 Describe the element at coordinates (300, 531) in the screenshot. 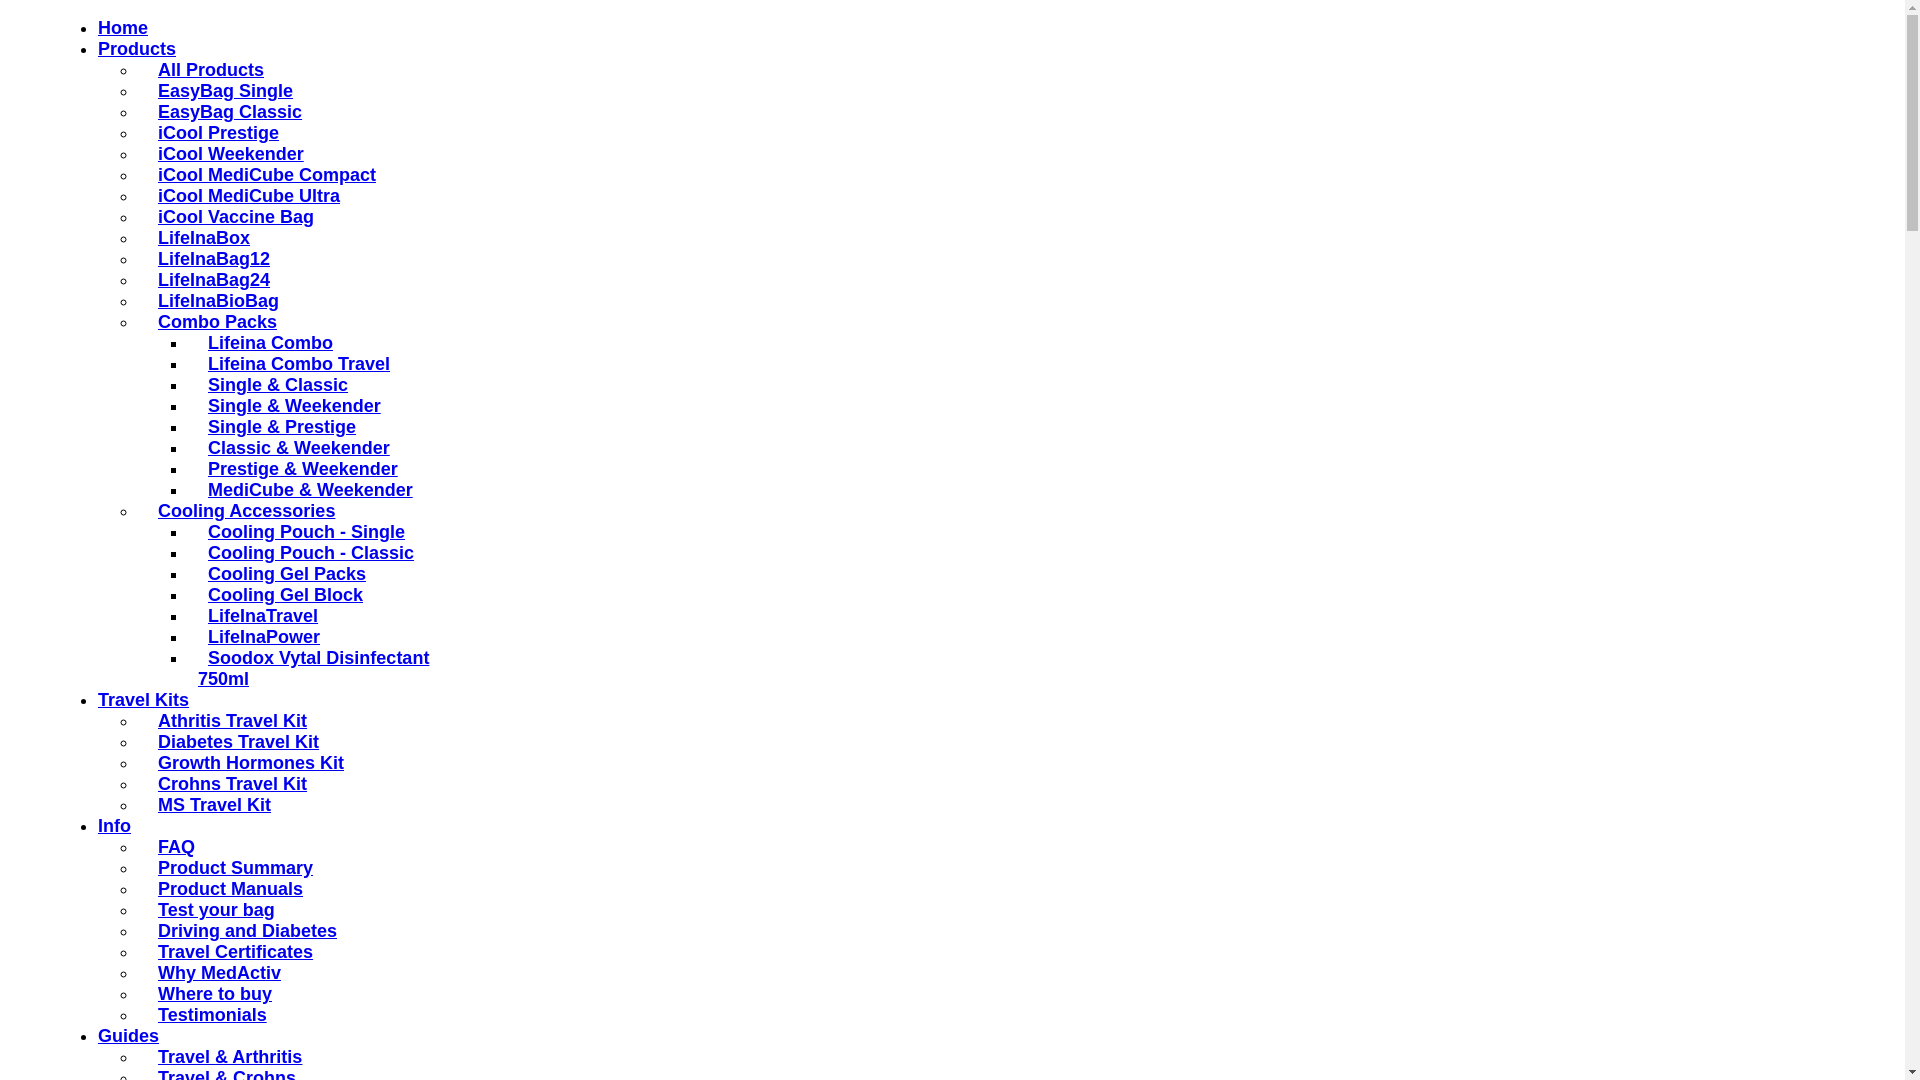

I see `'Cooling Pouch - Single'` at that location.